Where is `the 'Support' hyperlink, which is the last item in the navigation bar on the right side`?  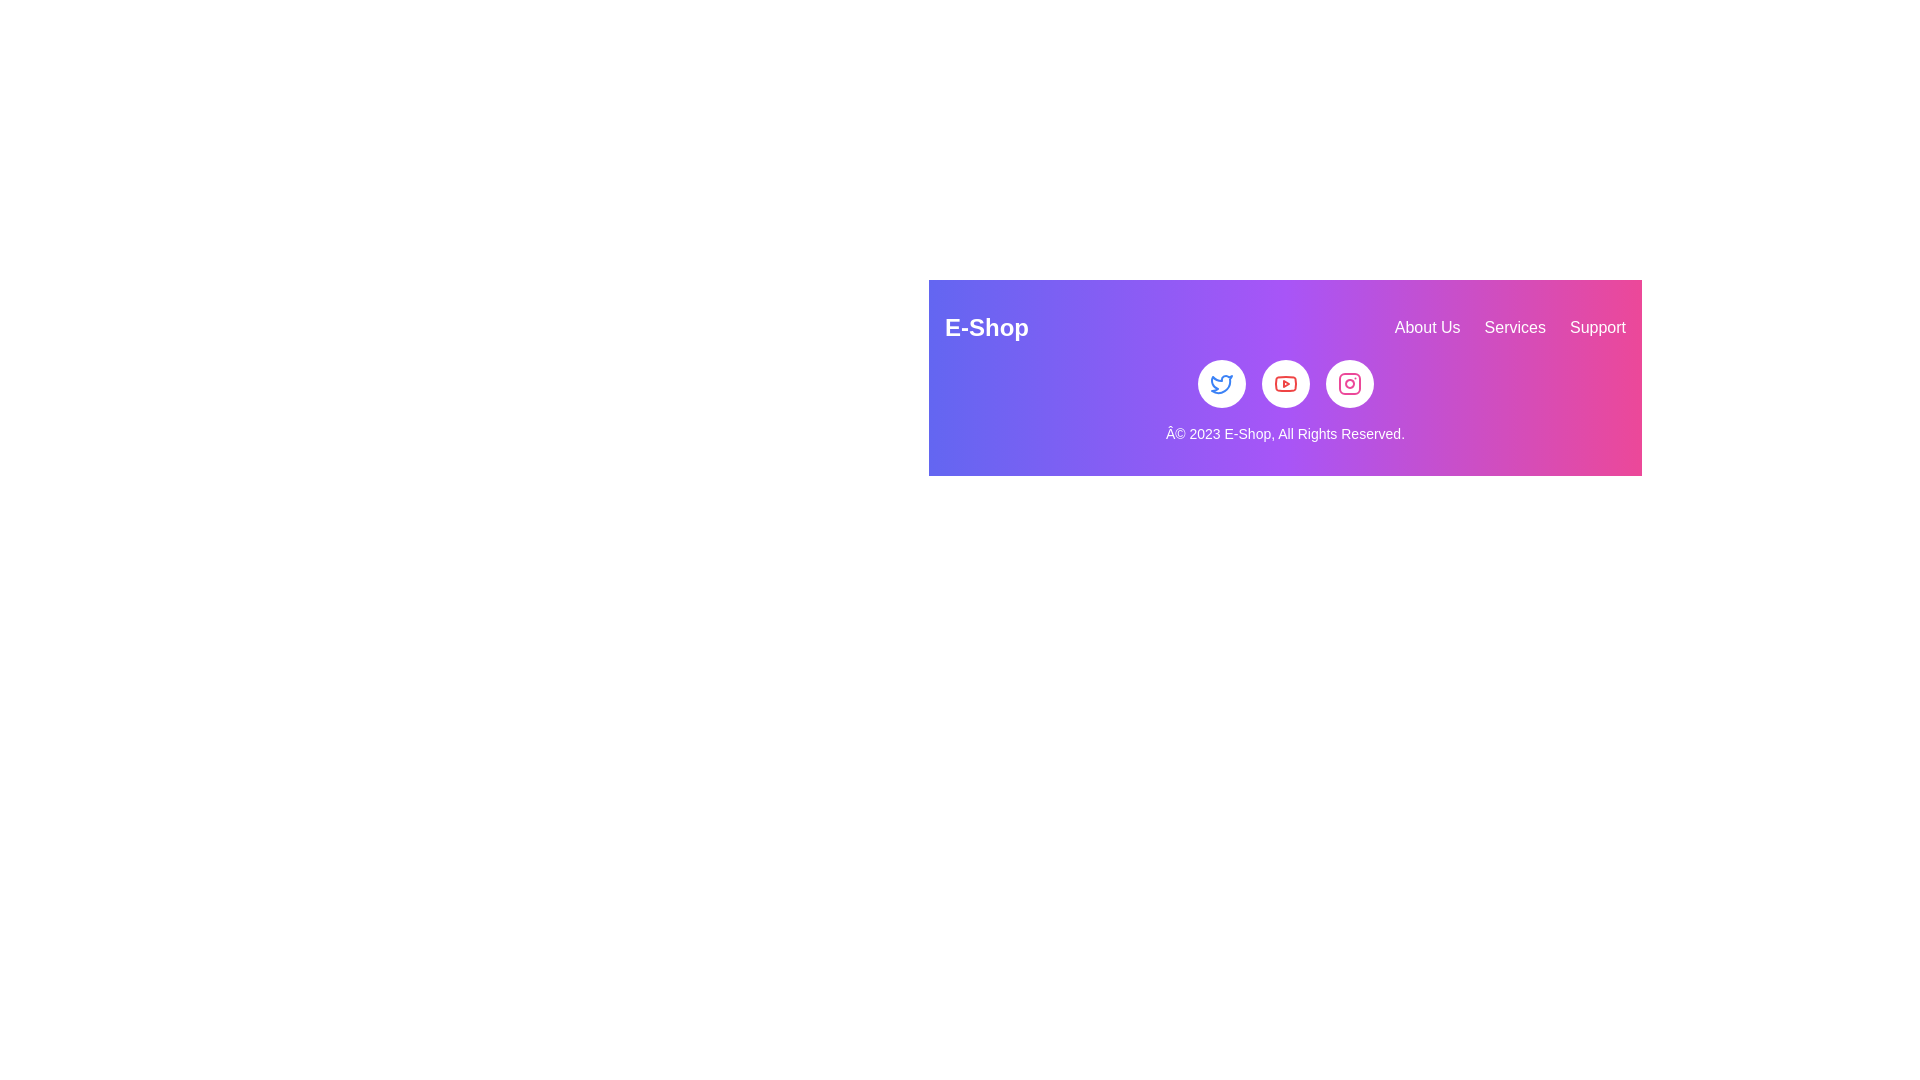 the 'Support' hyperlink, which is the last item in the navigation bar on the right side is located at coordinates (1597, 326).